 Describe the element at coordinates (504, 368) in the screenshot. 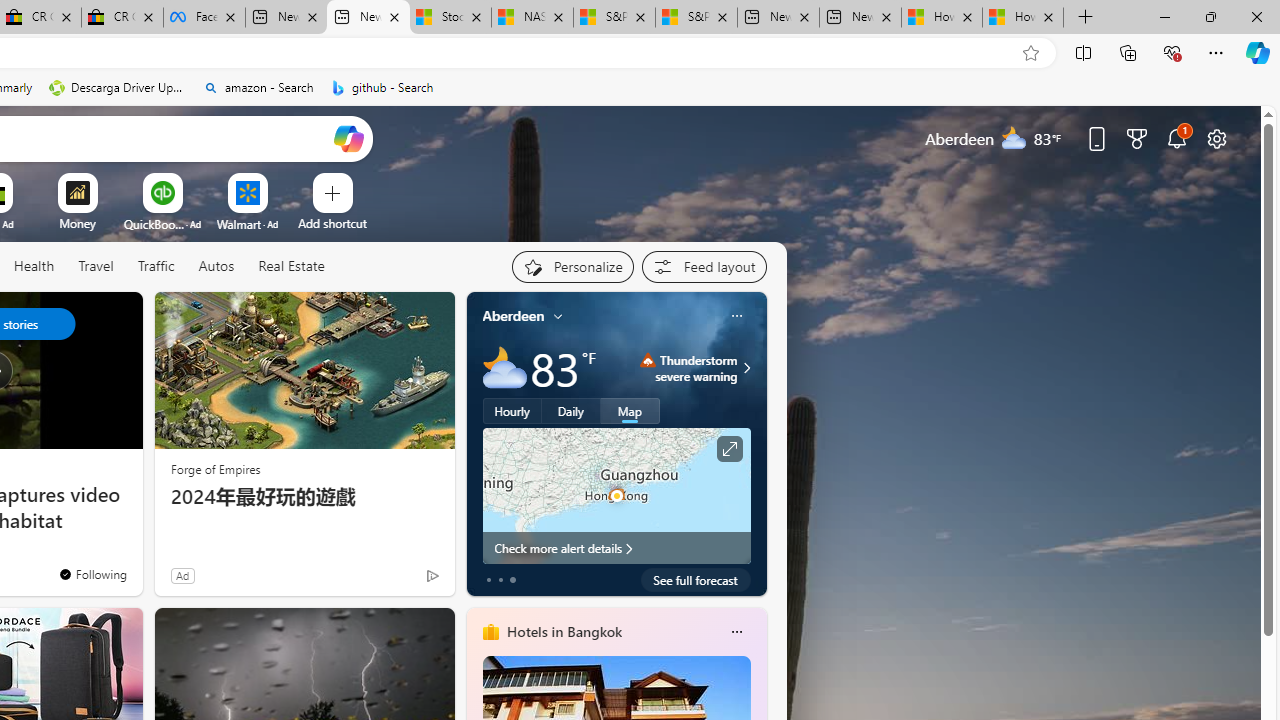

I see `'Mostly cloudy'` at that location.